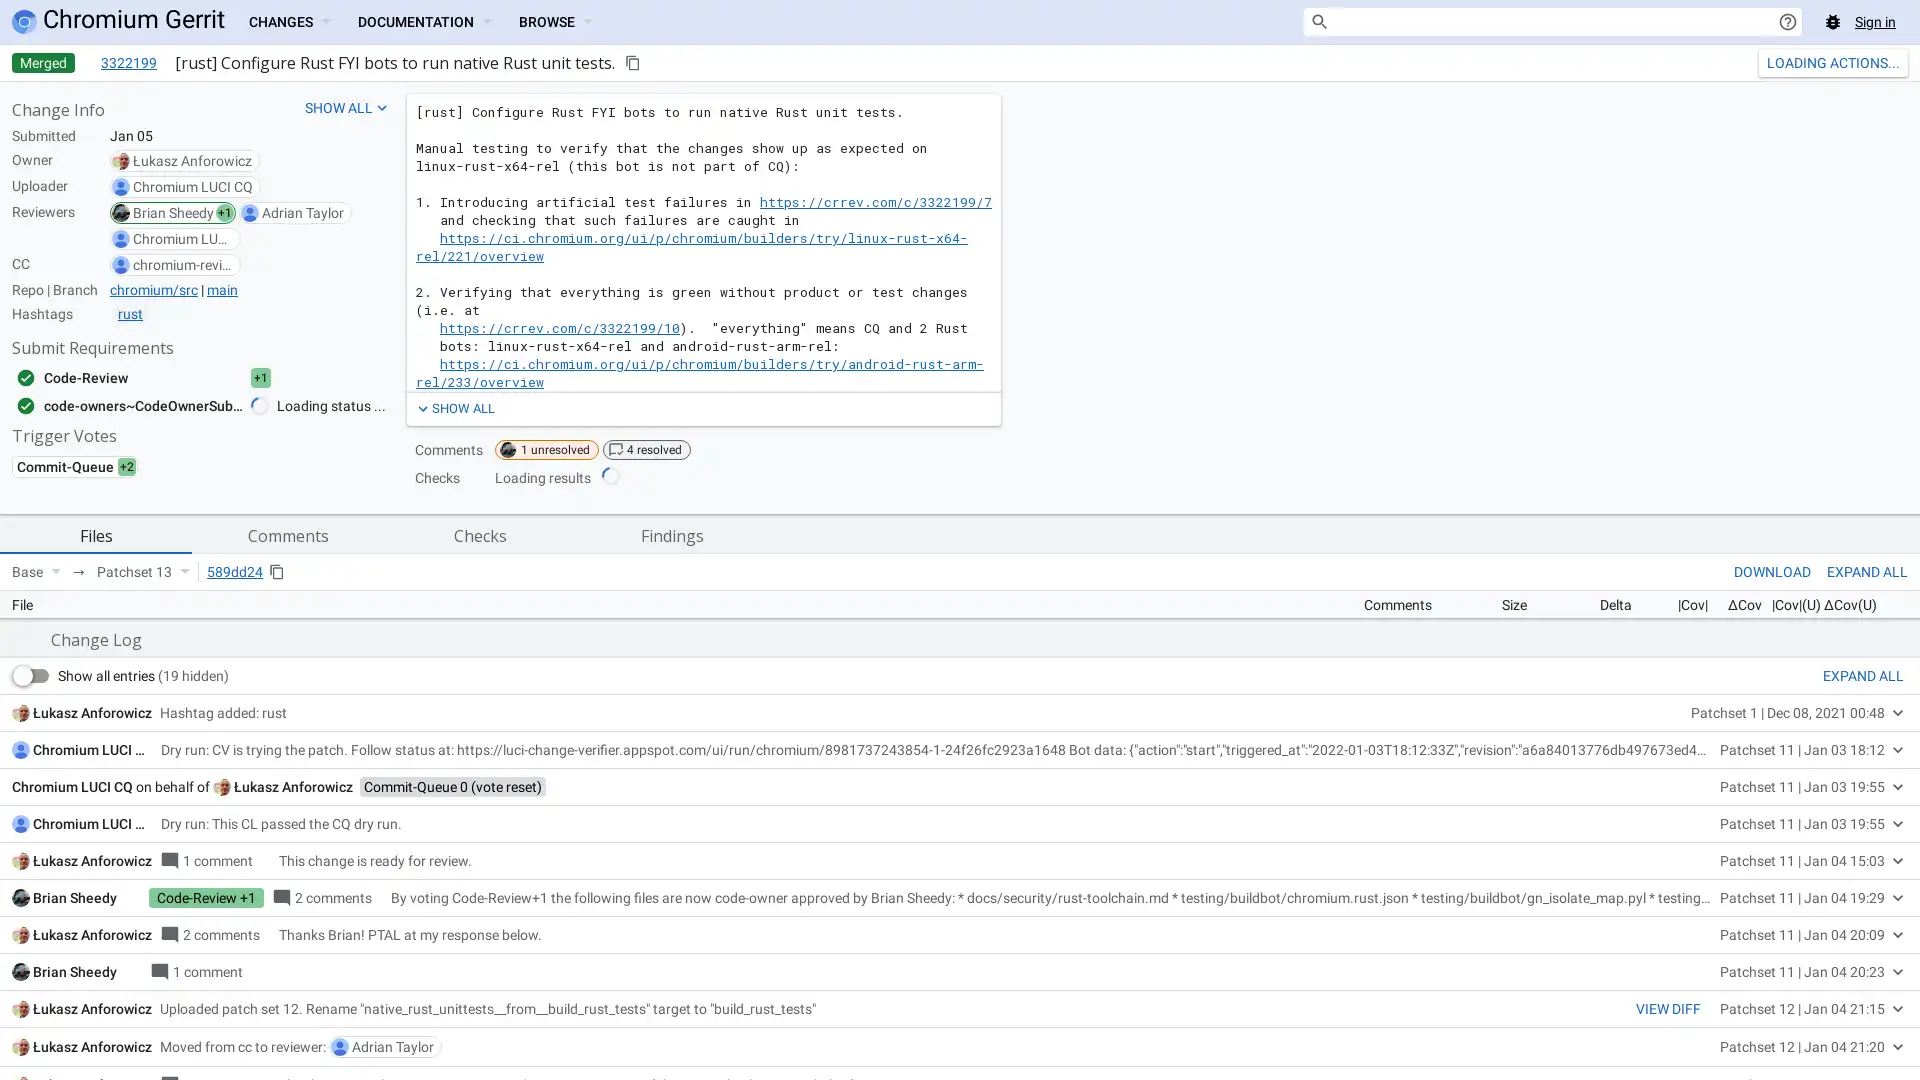  Describe the element at coordinates (1772, 571) in the screenshot. I see `DOWNLOAD` at that location.